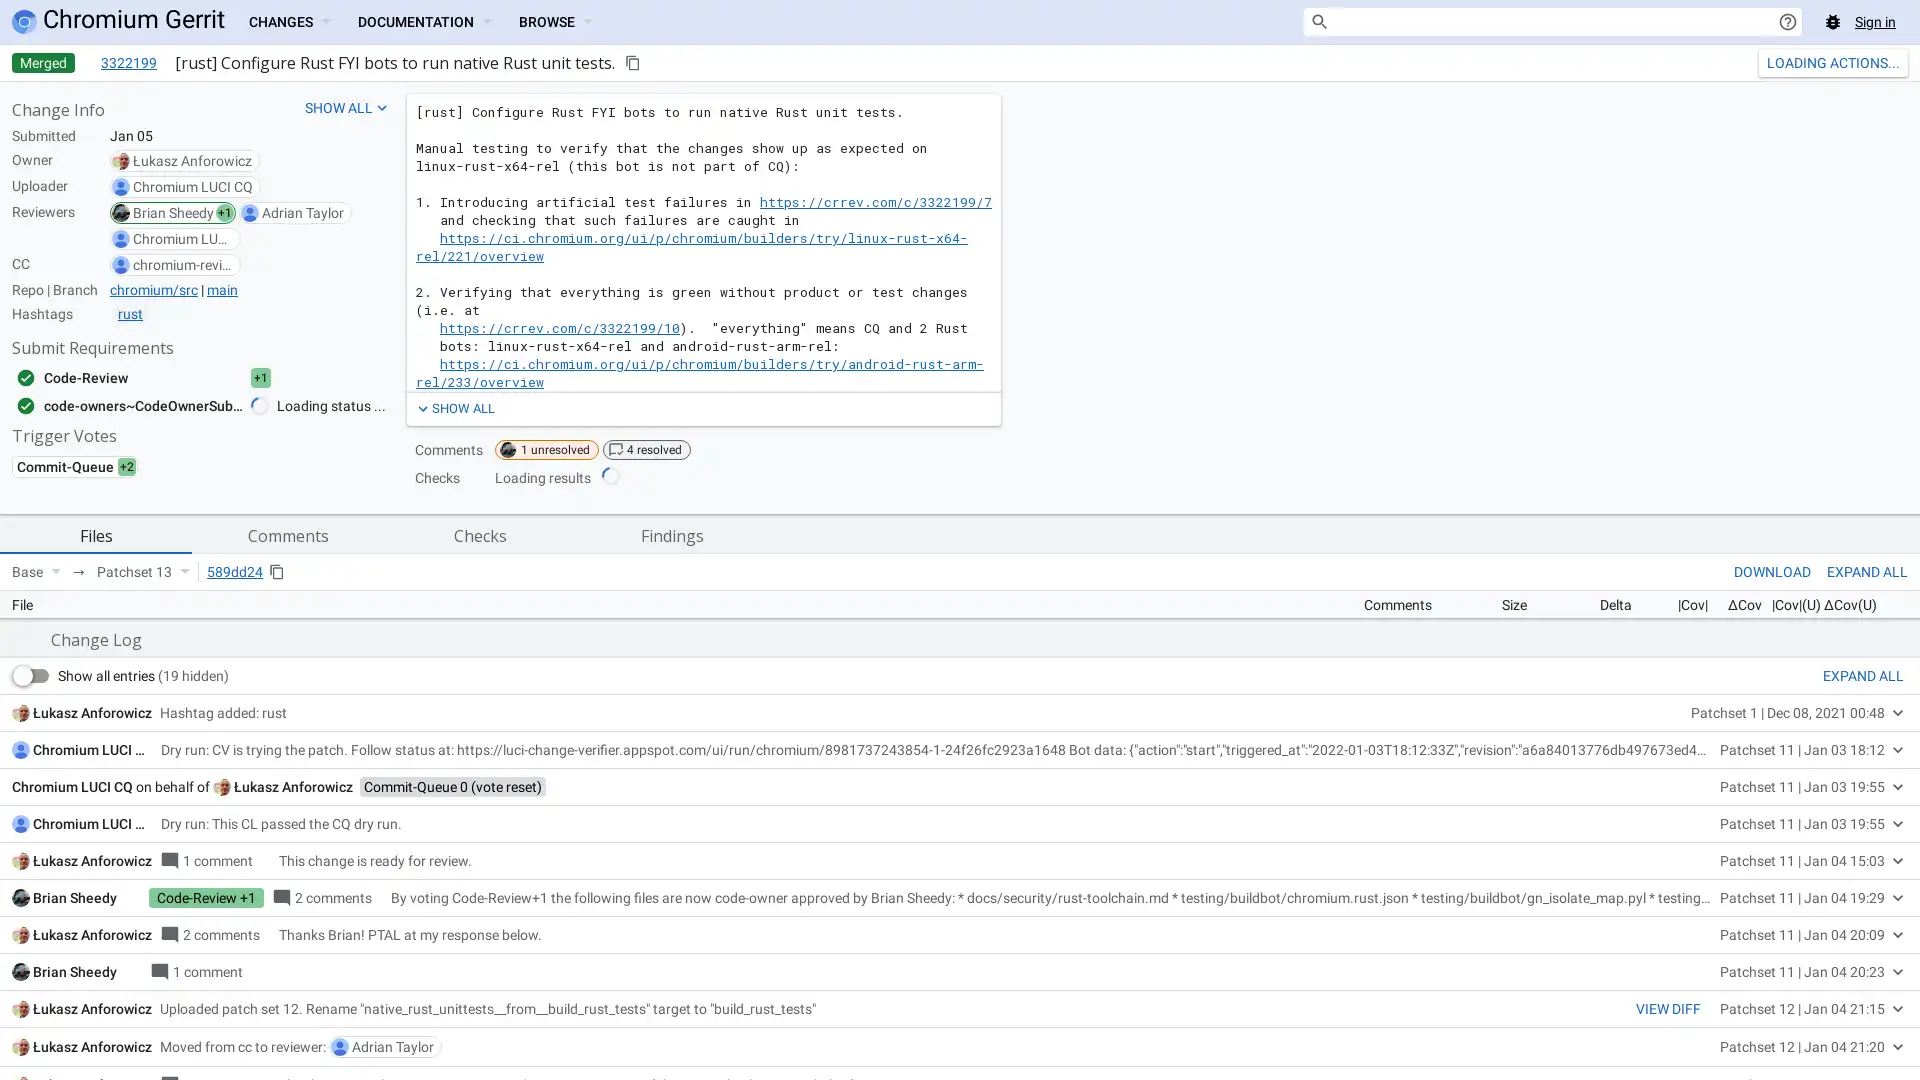  Describe the element at coordinates (1772, 571) in the screenshot. I see `DOWNLOAD` at that location.